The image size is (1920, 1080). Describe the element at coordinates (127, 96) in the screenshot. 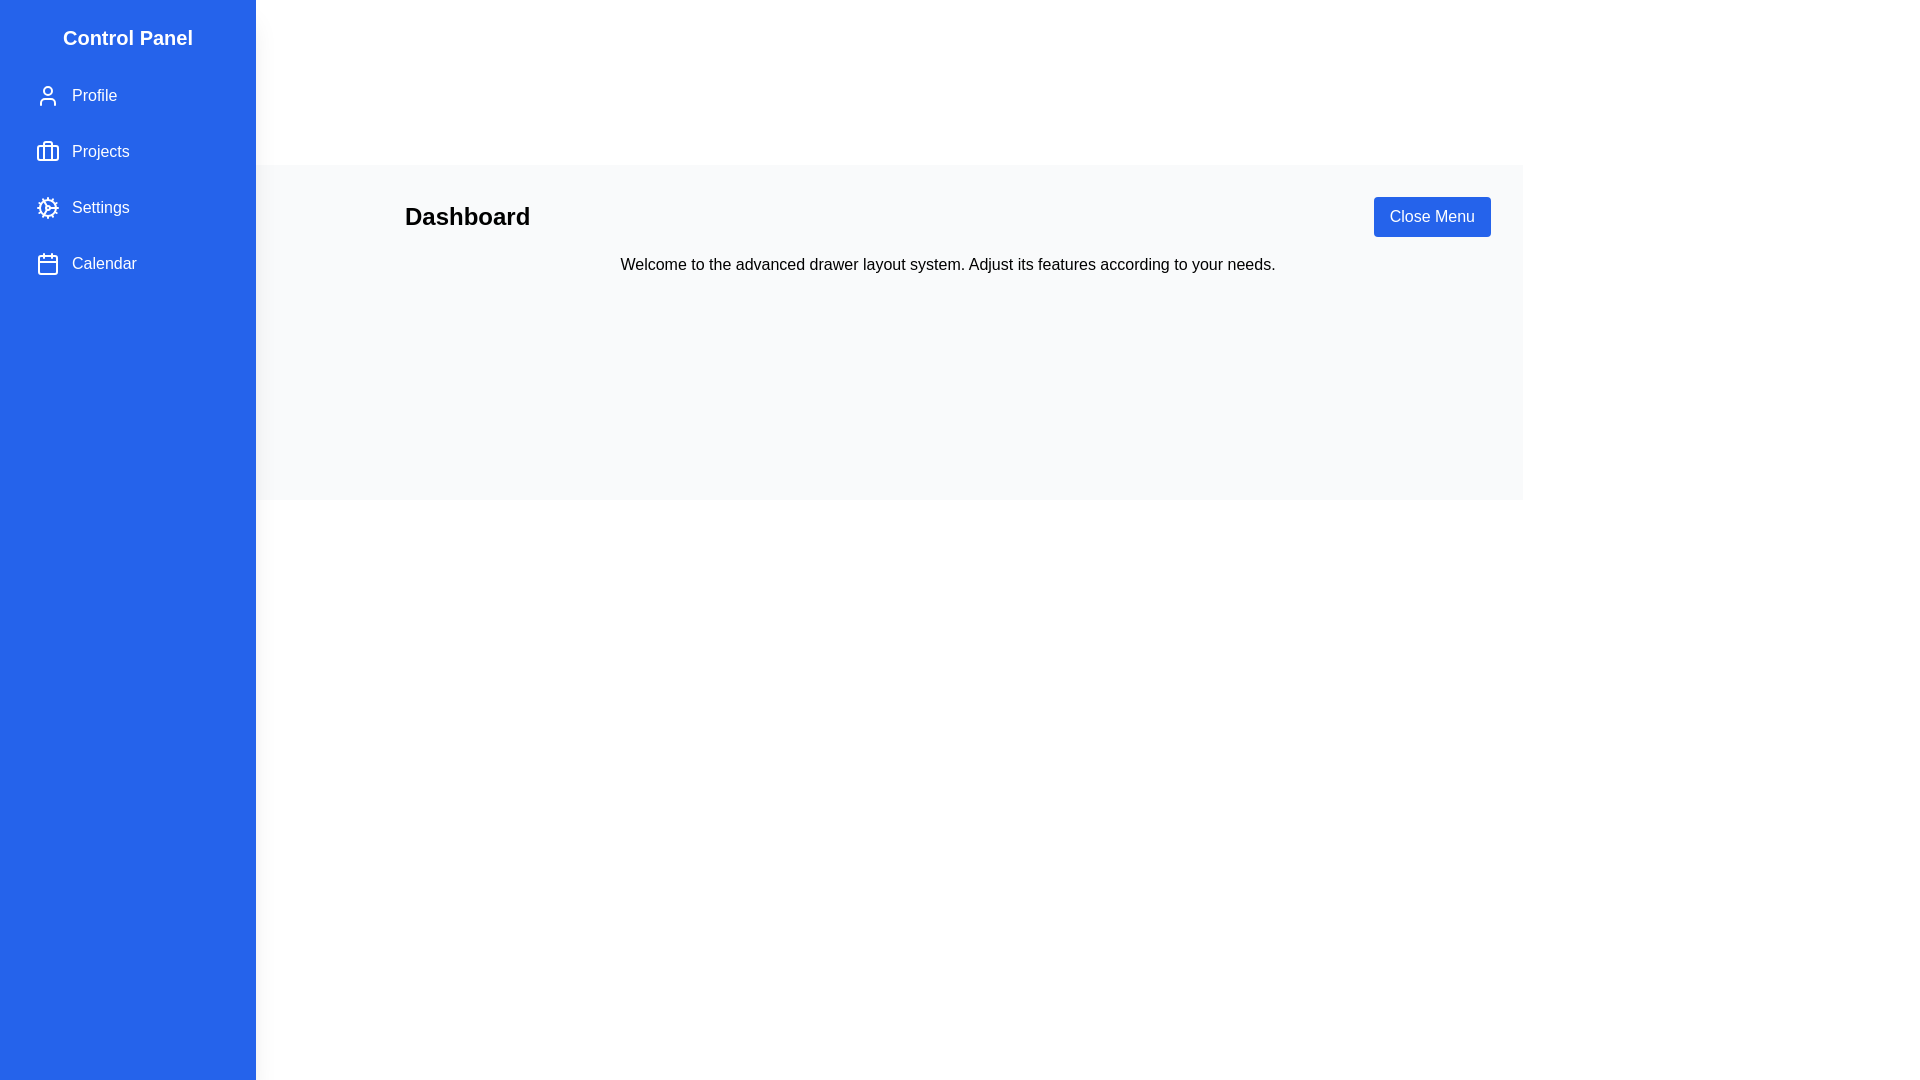

I see `the 'Profile' button located at the top of the vertical list in the left side panel` at that location.